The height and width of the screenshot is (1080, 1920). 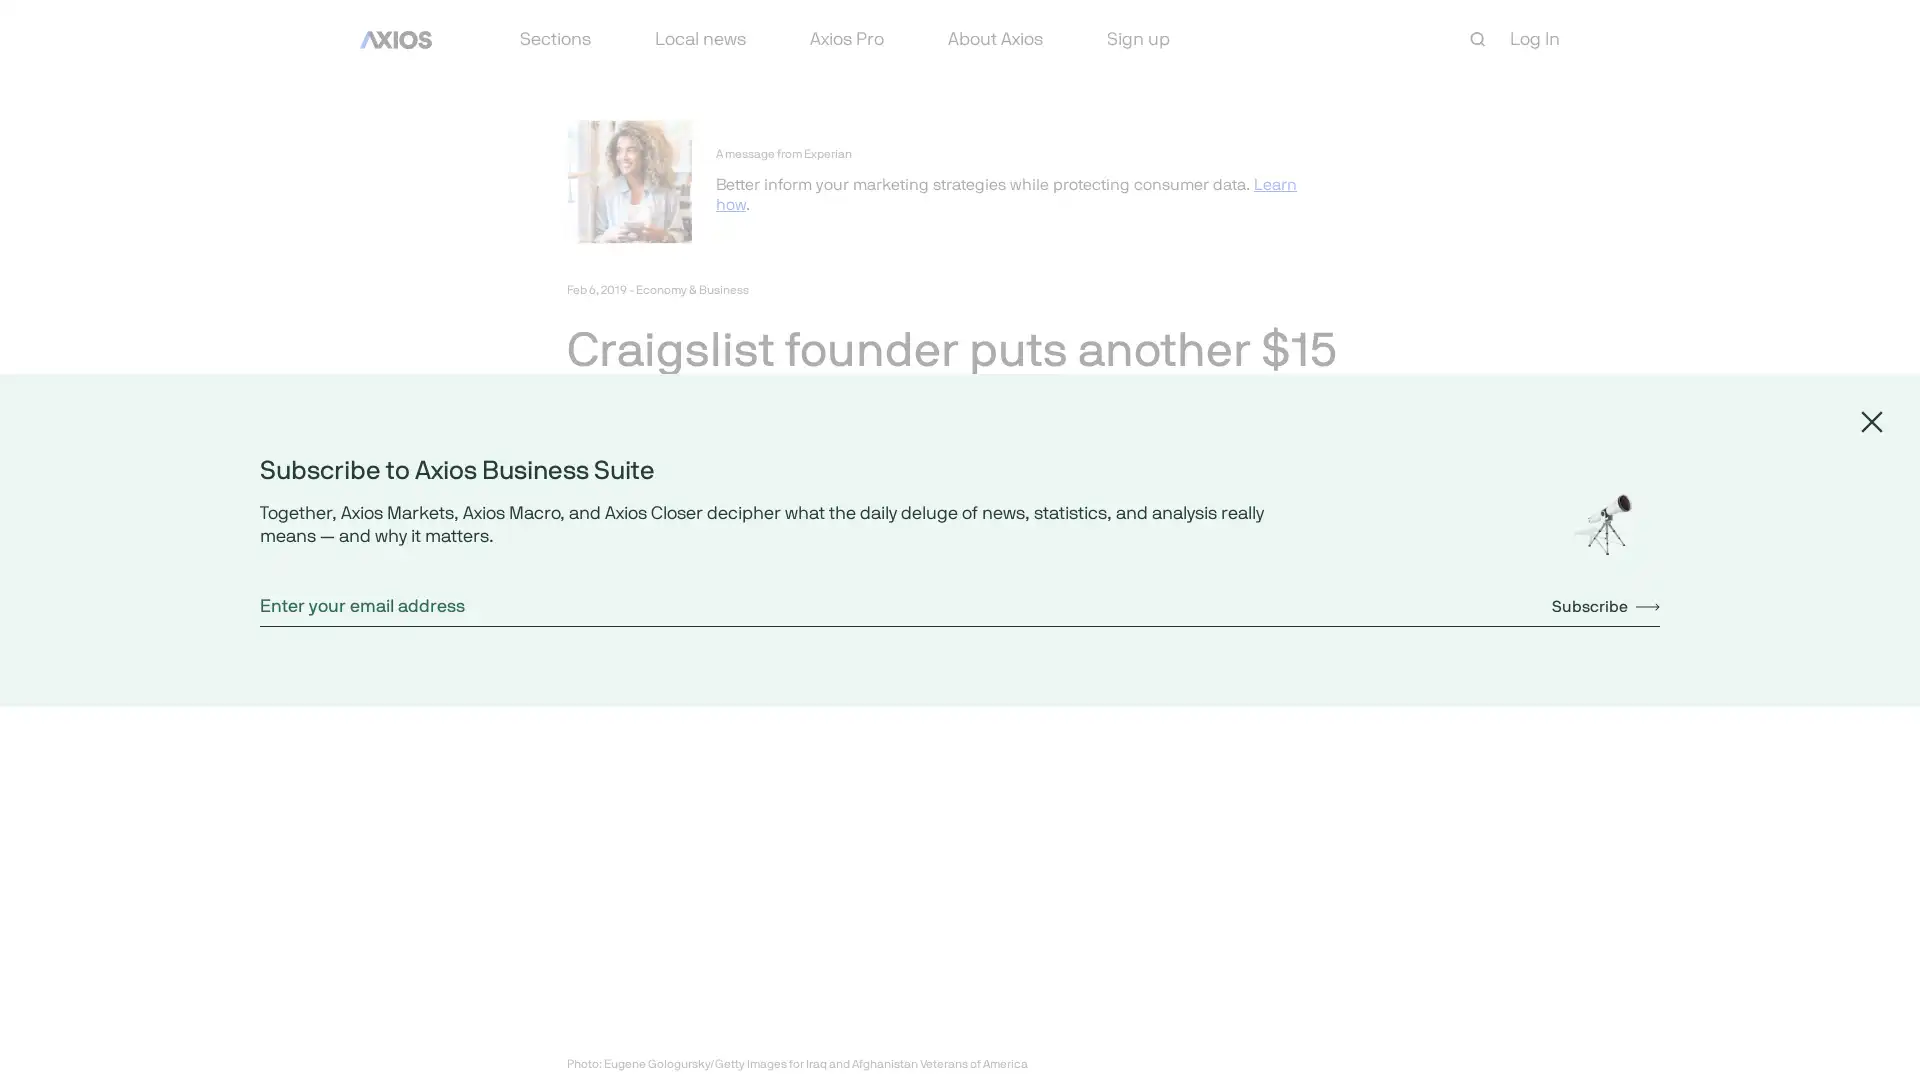 What do you see at coordinates (1534, 38) in the screenshot?
I see `Log In` at bounding box center [1534, 38].